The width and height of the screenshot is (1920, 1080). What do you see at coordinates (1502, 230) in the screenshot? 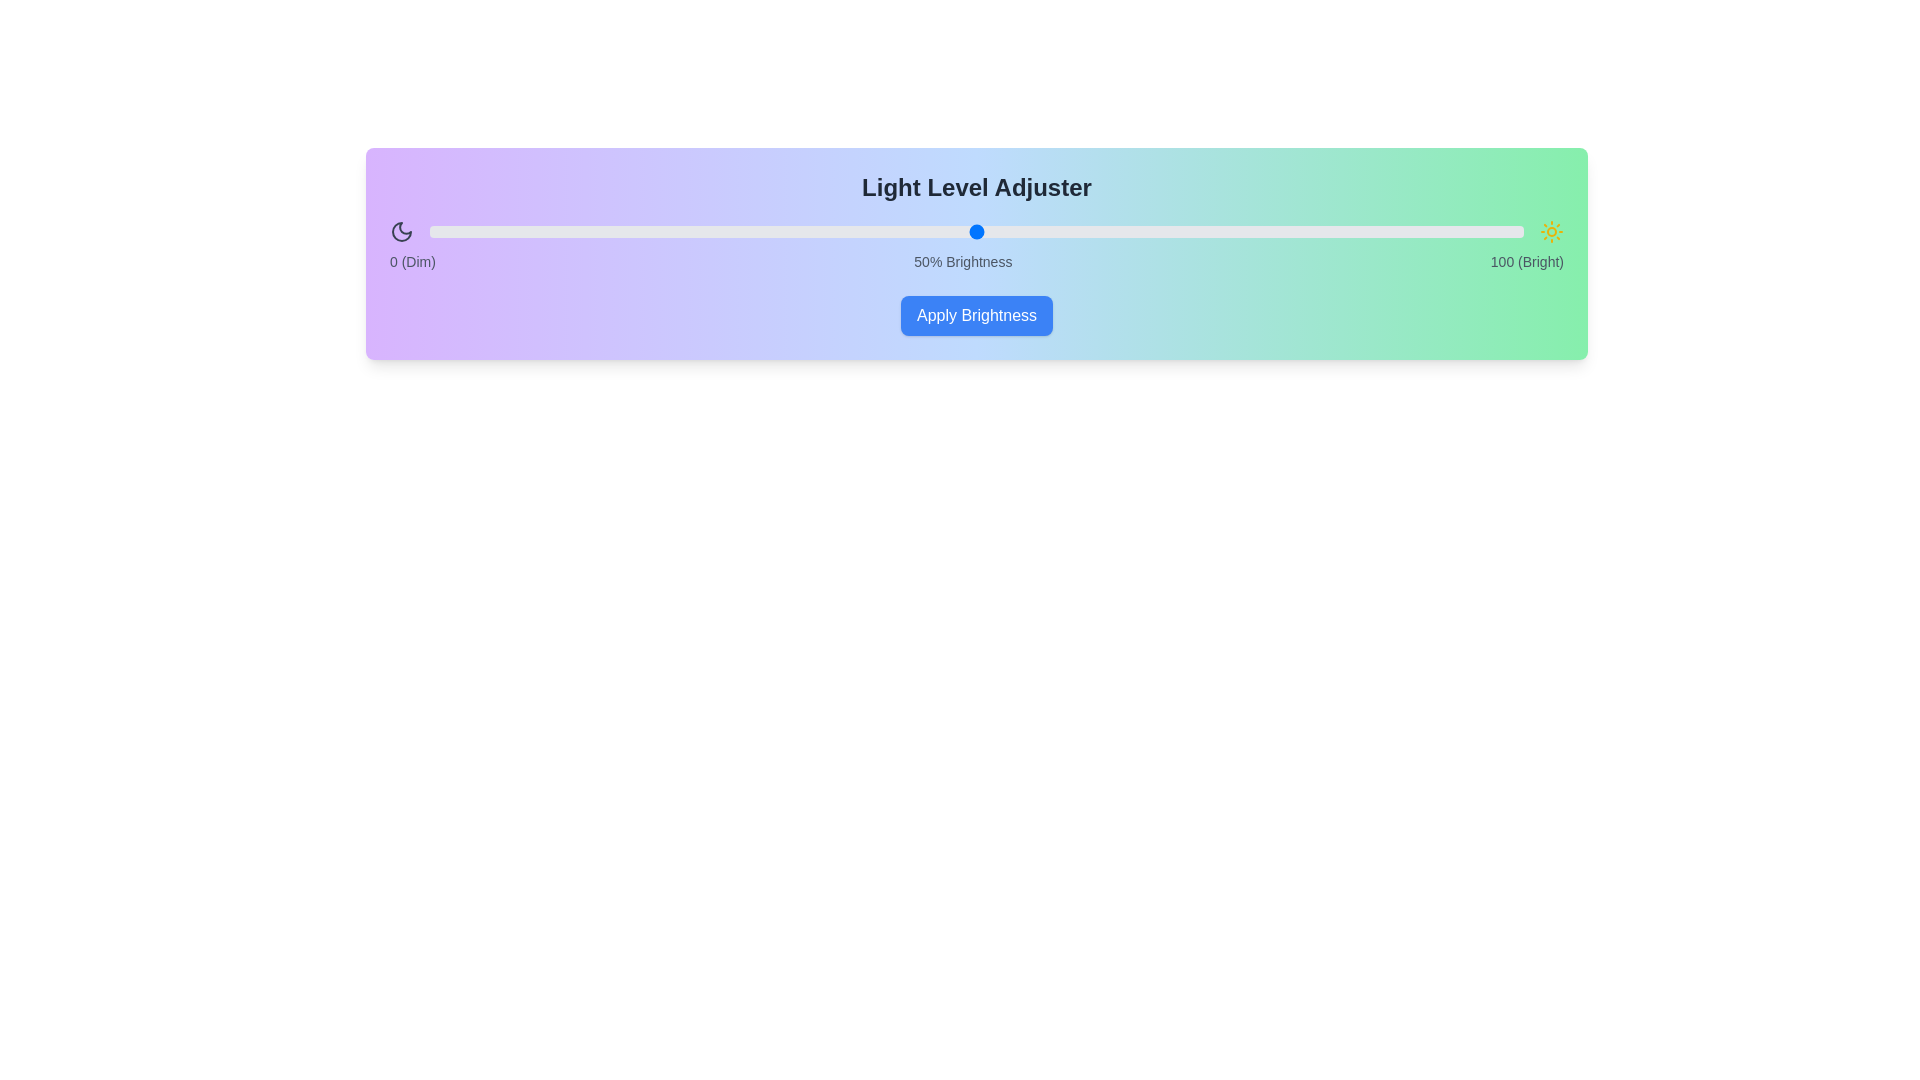
I see `the brightness slider to 98%` at bounding box center [1502, 230].